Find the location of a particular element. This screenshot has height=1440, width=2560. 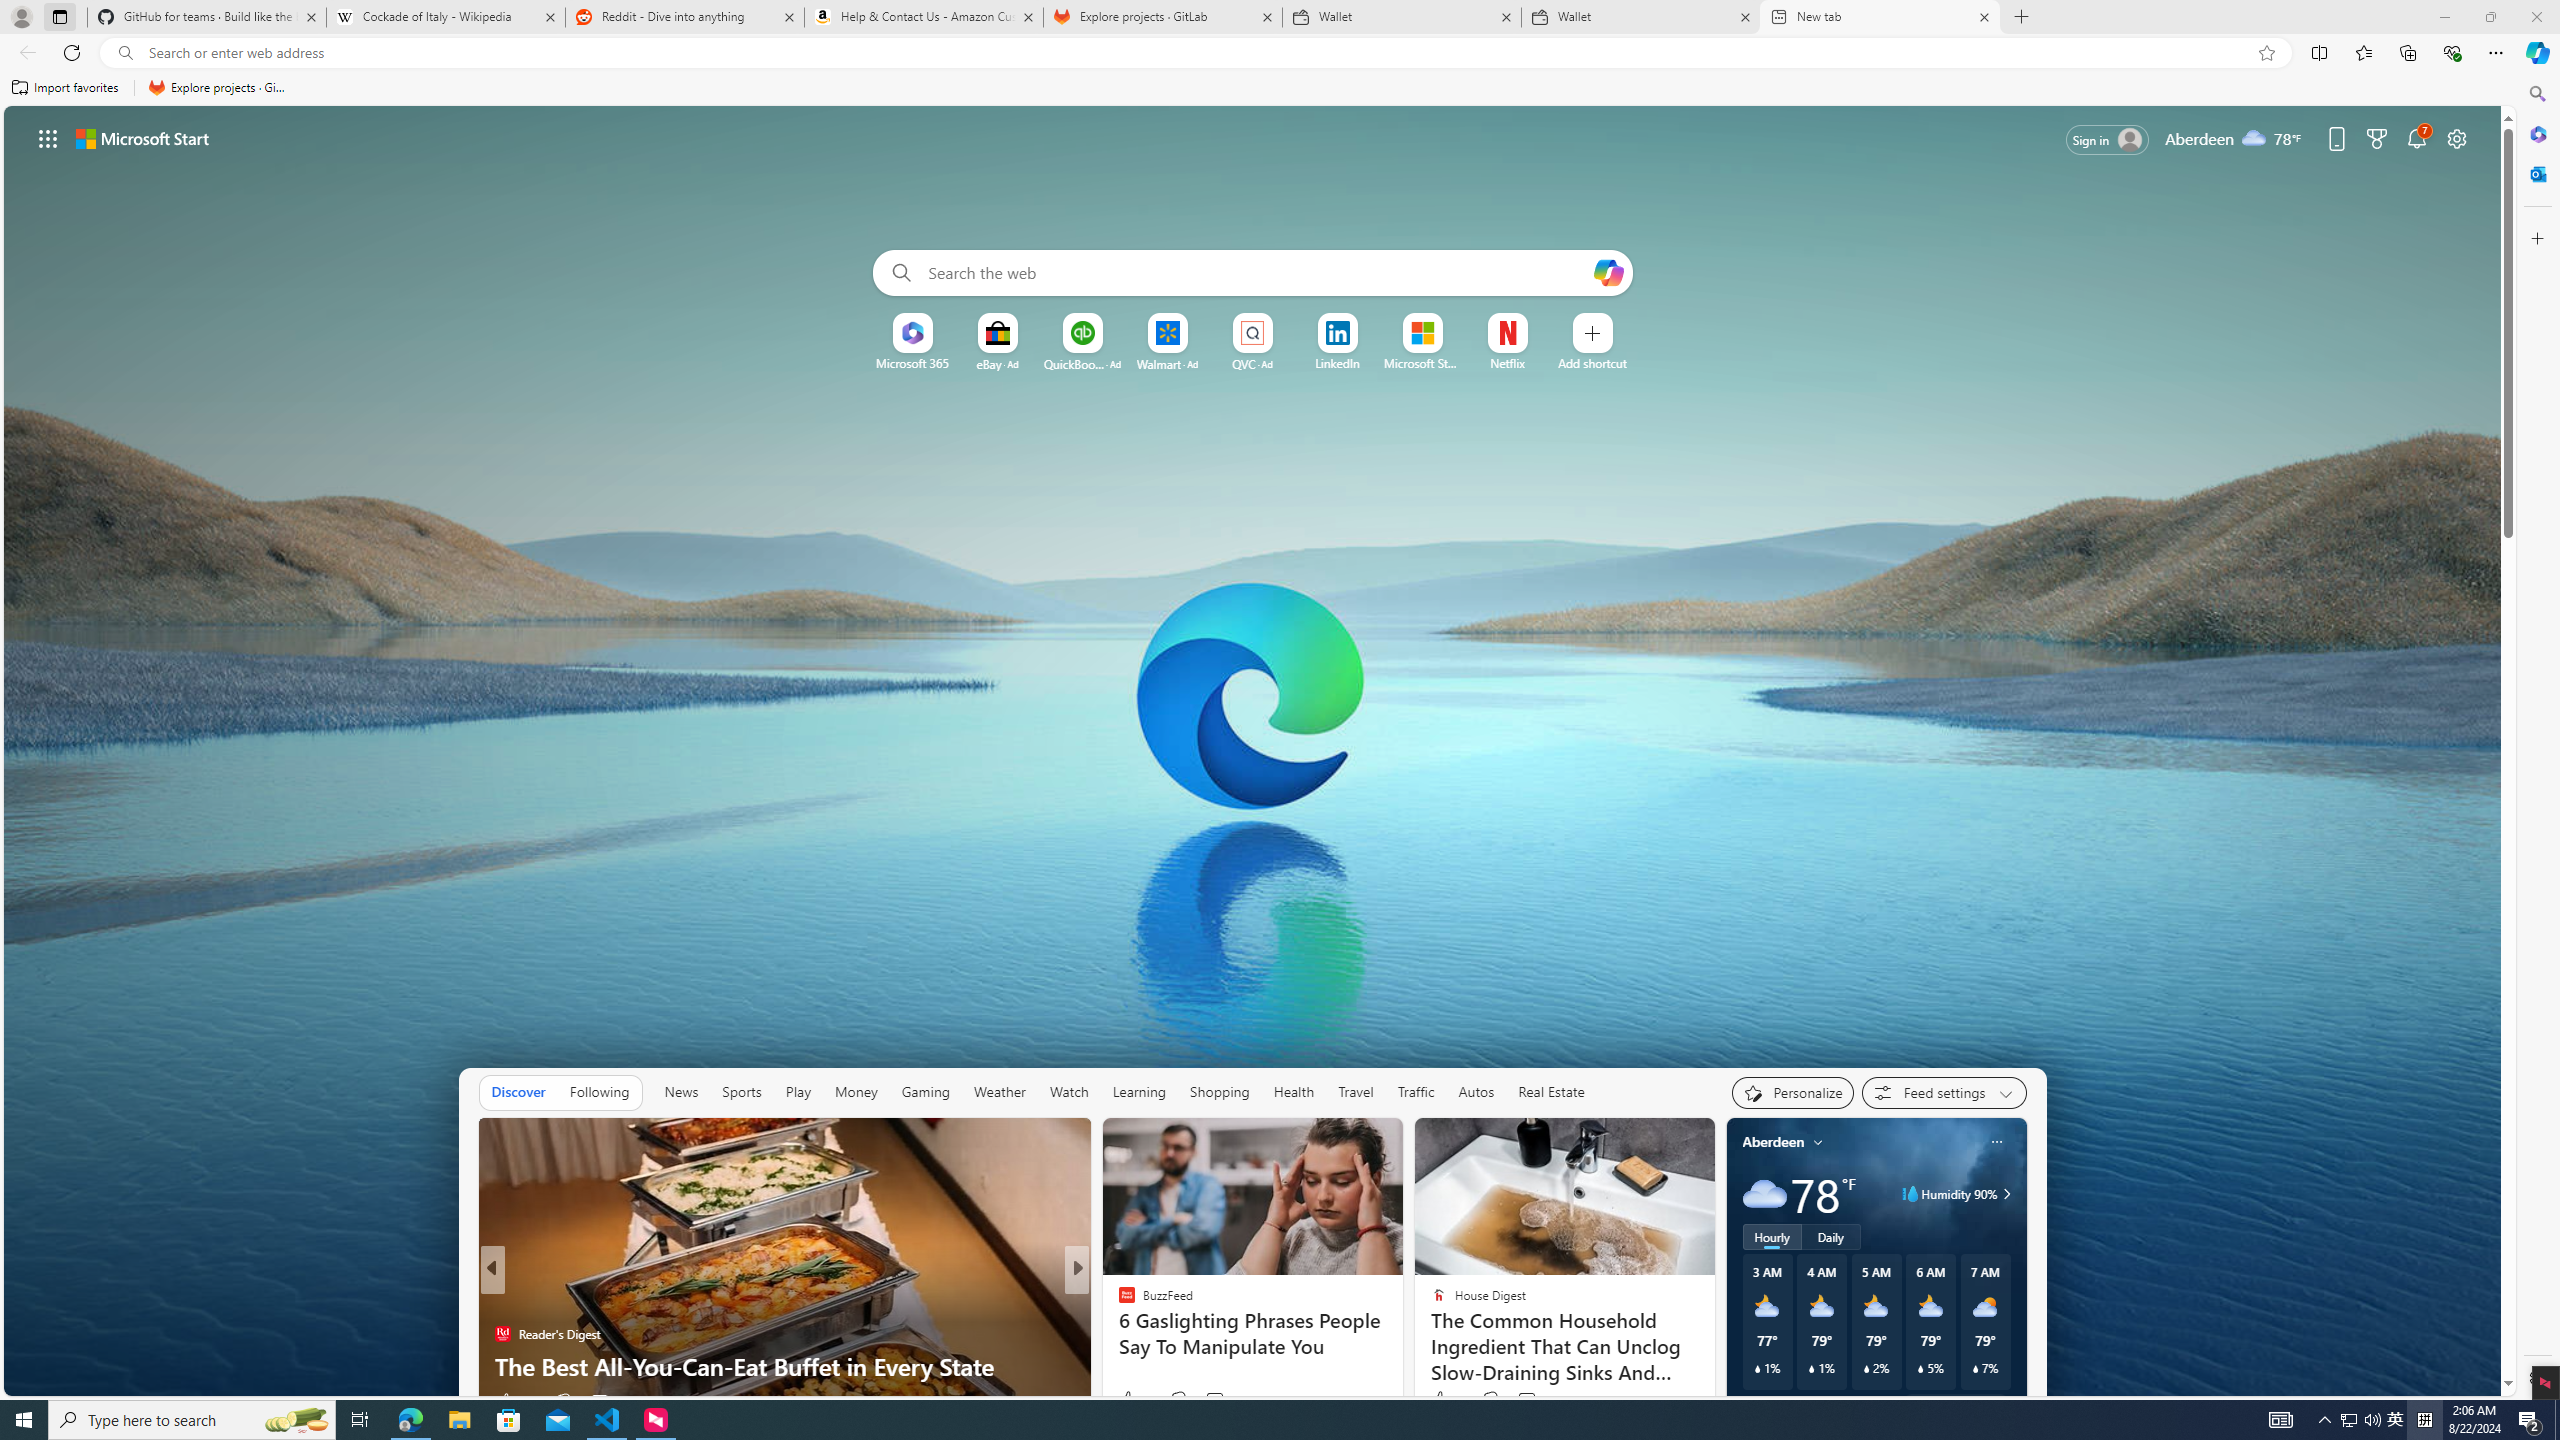

'News' is located at coordinates (681, 1091).